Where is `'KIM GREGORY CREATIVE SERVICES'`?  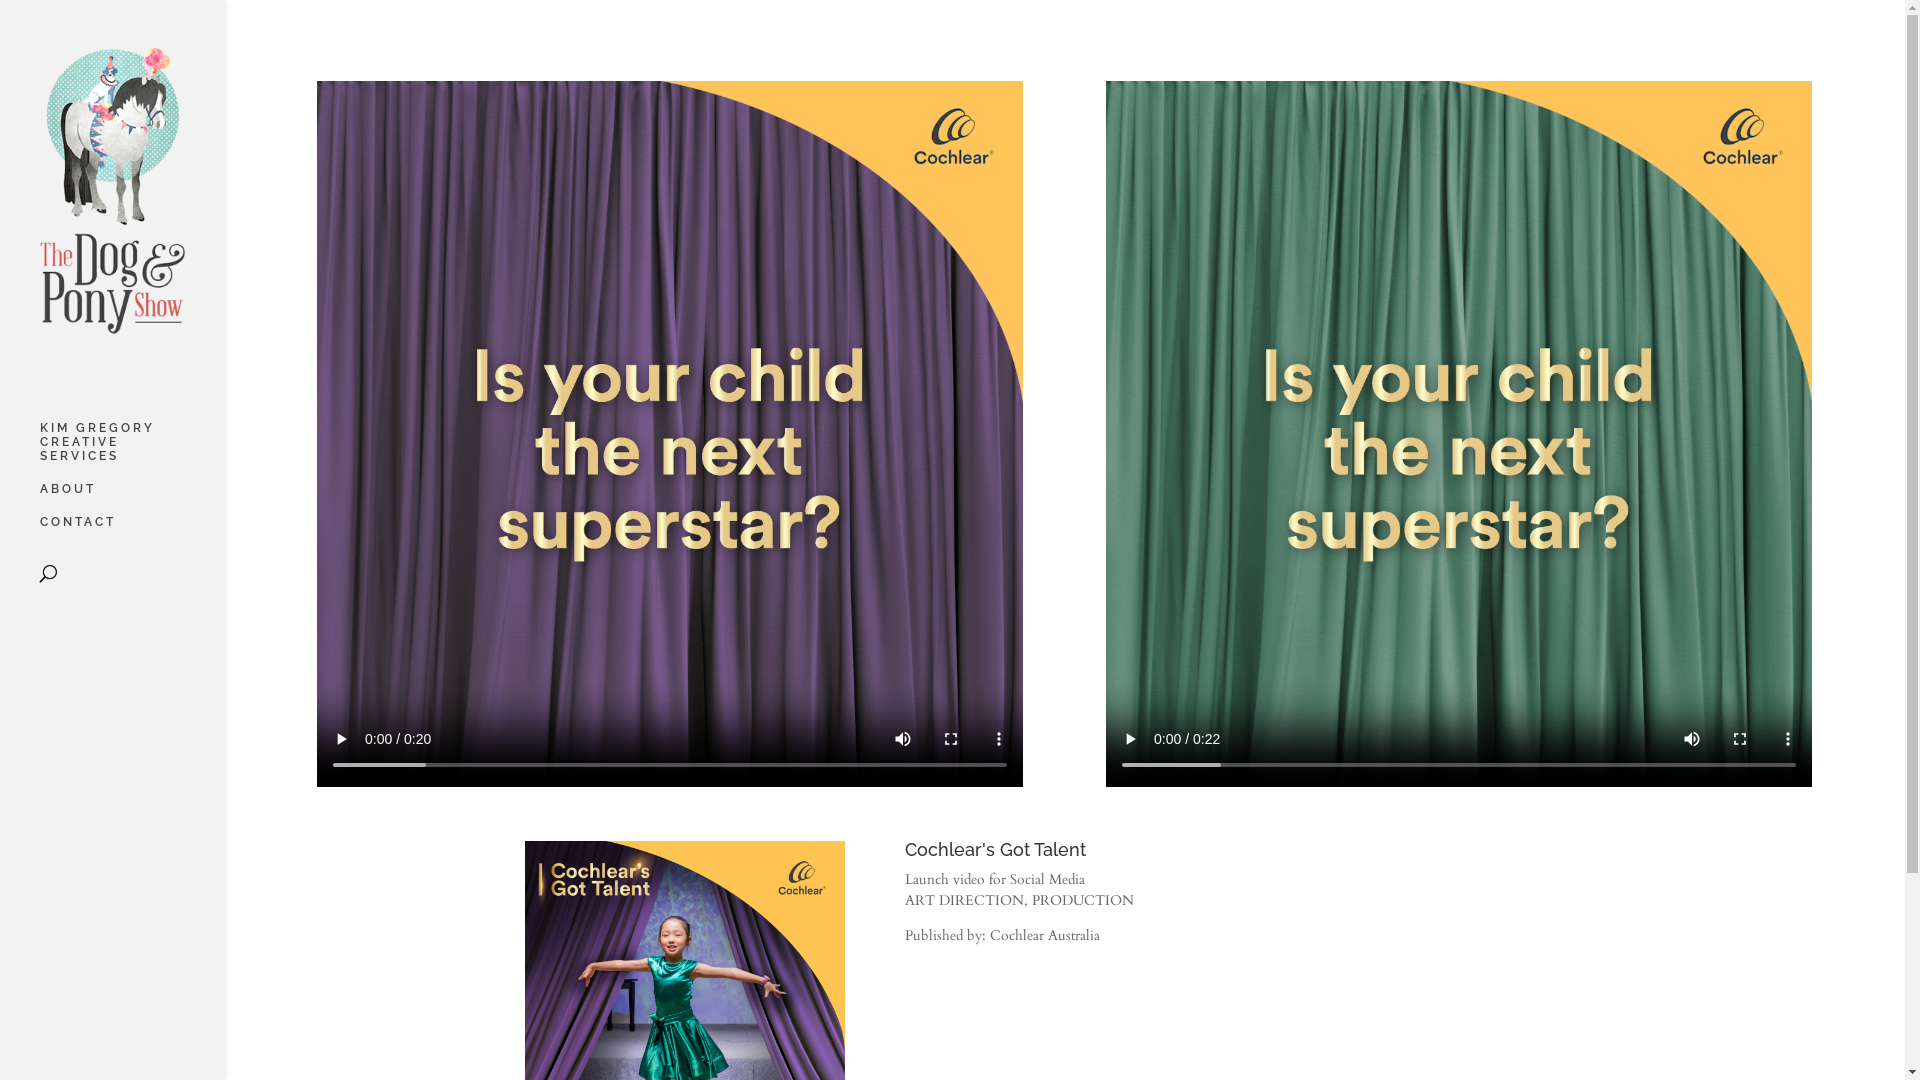
'KIM GREGORY CREATIVE SERVICES' is located at coordinates (131, 451).